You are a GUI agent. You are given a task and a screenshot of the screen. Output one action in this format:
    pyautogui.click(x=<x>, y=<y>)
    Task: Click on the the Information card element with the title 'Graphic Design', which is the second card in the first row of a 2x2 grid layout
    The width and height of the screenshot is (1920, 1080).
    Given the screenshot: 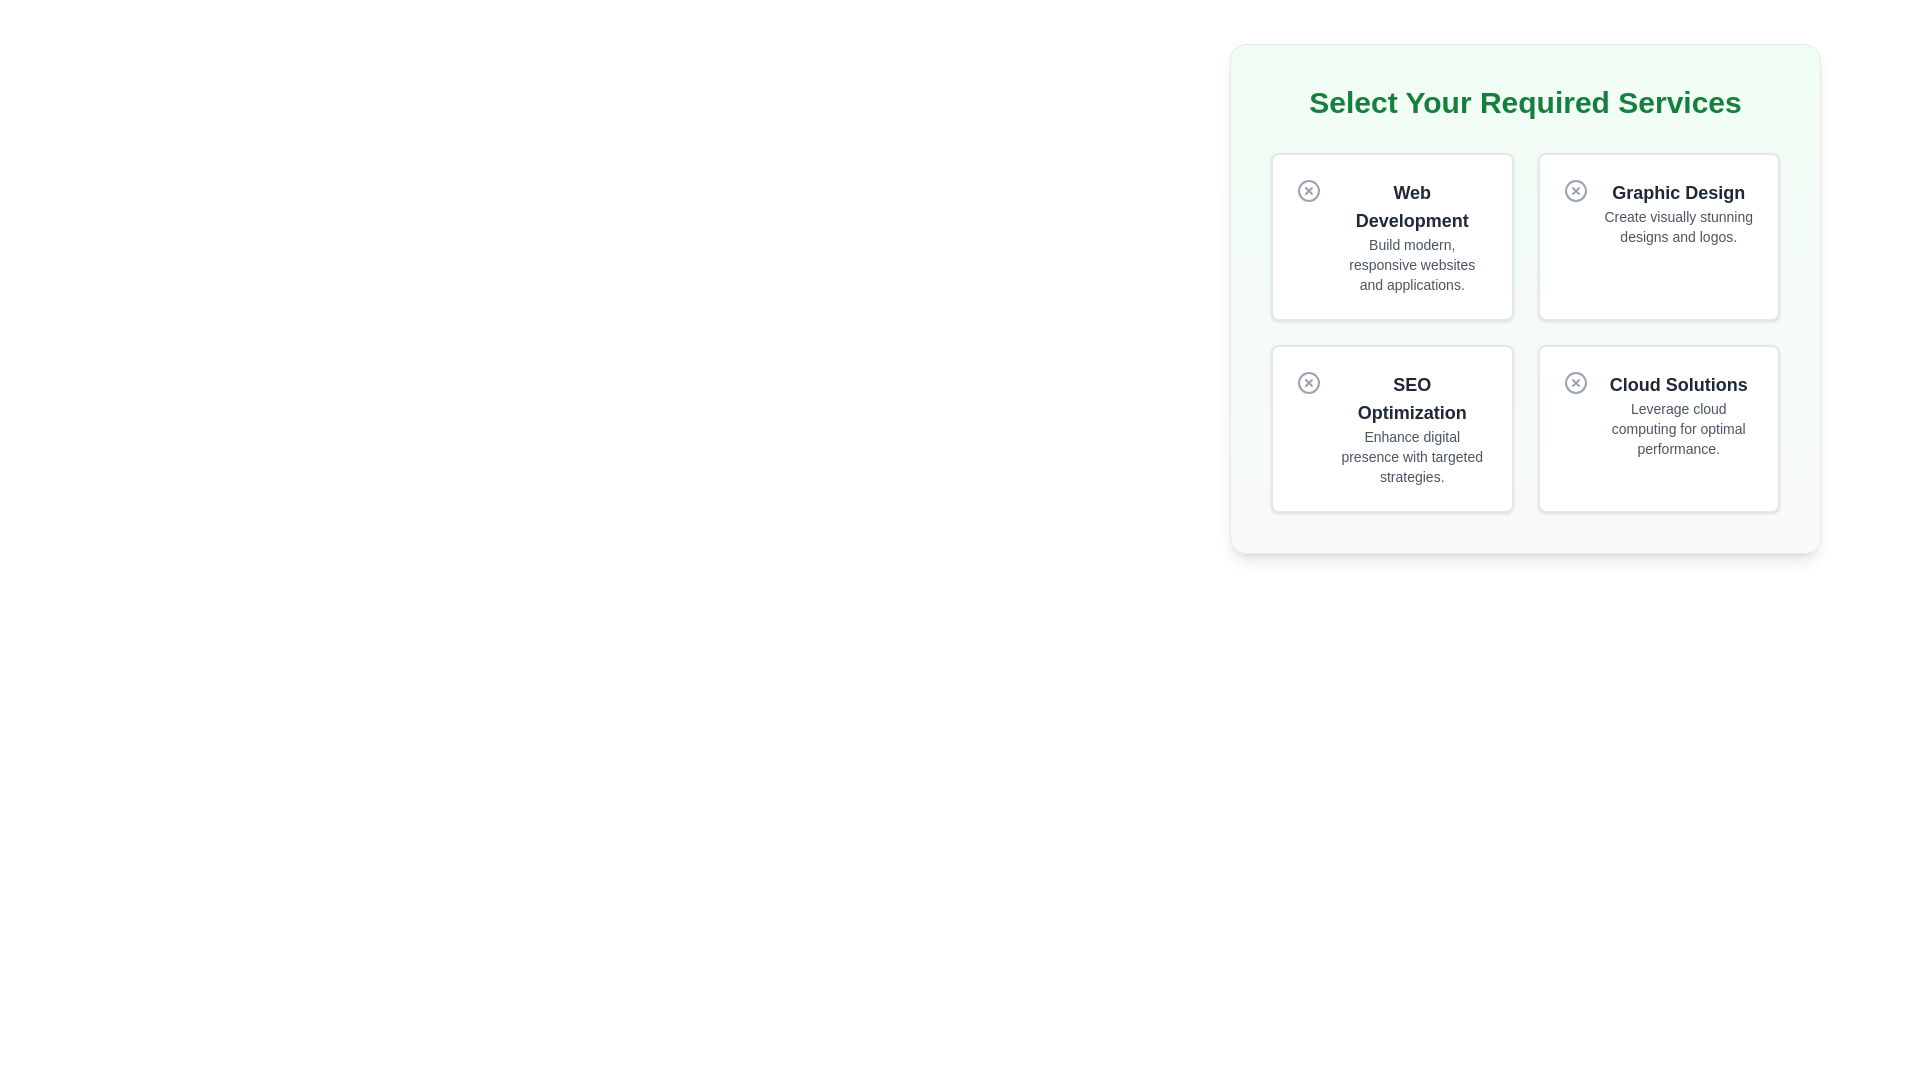 What is the action you would take?
    pyautogui.click(x=1658, y=235)
    